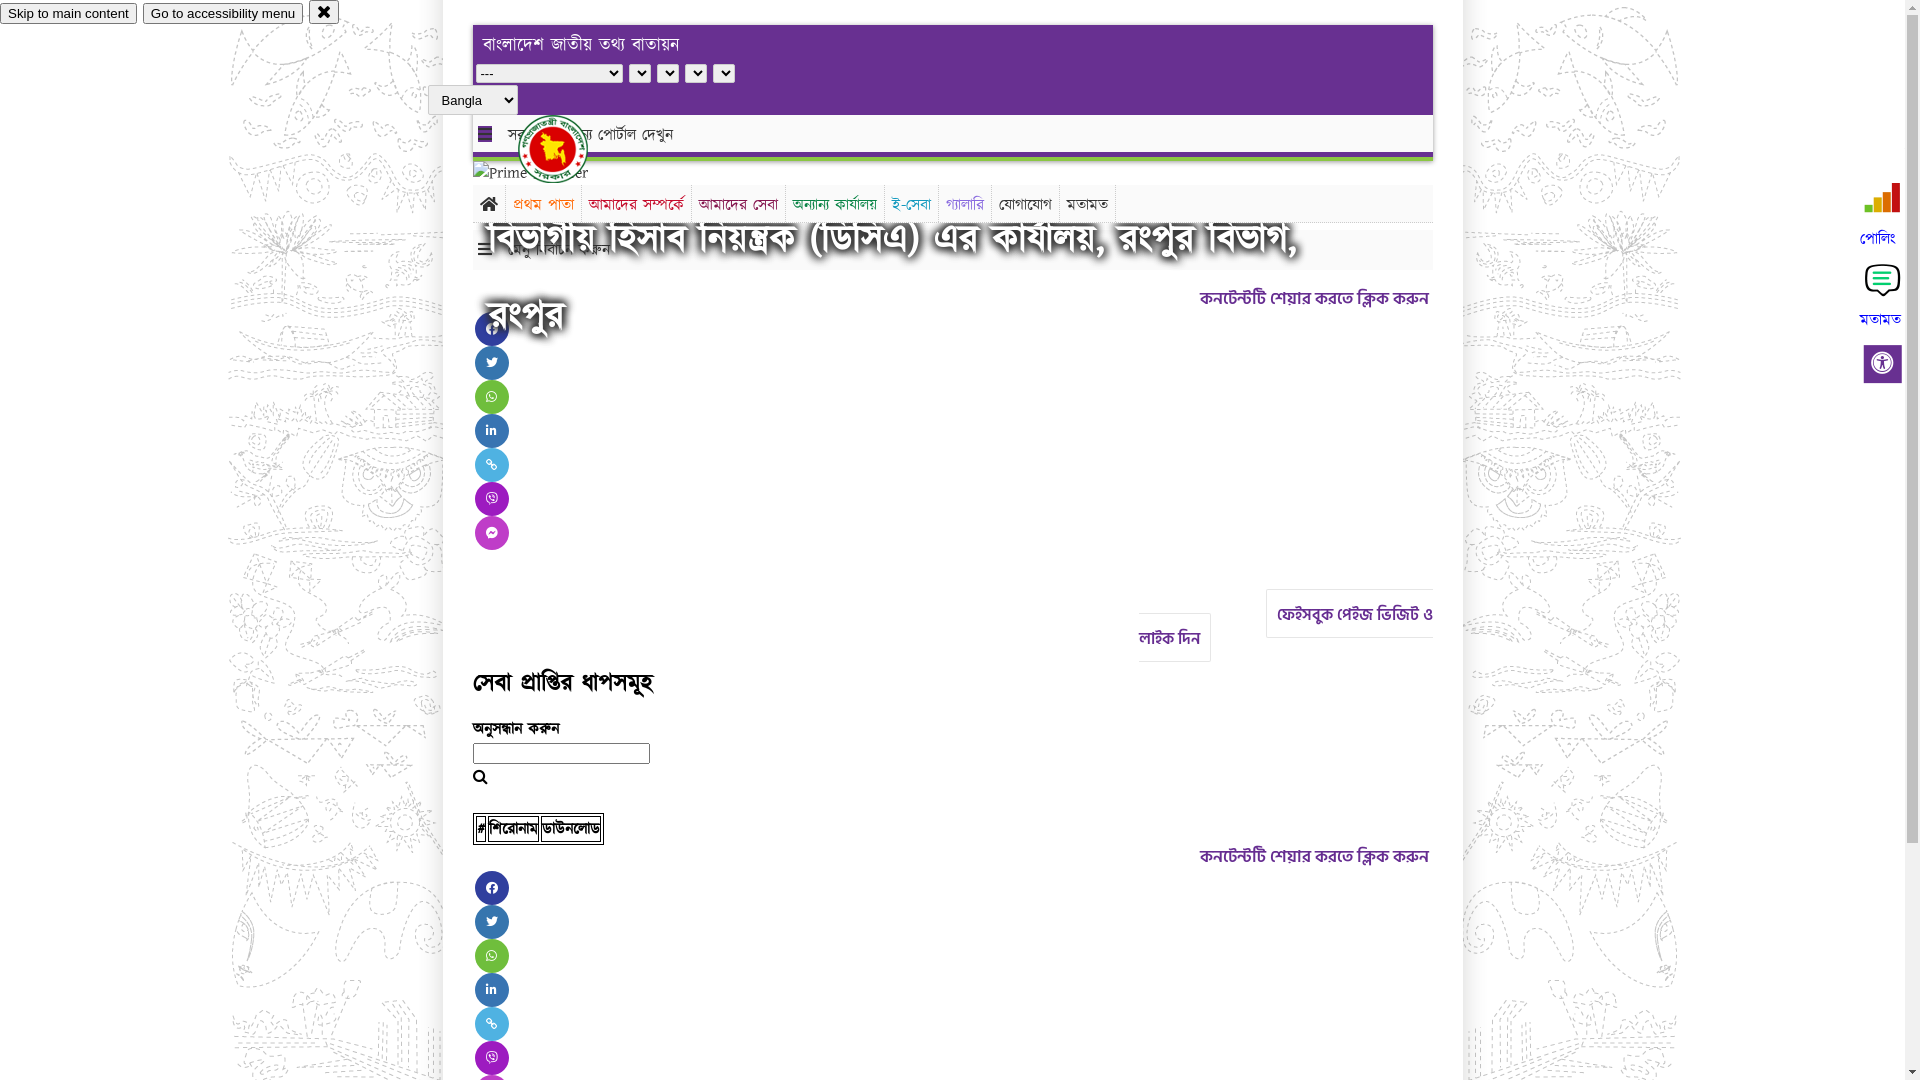 This screenshot has height=1080, width=1920. Describe the element at coordinates (222, 13) in the screenshot. I see `'Go to accessibility menu'` at that location.